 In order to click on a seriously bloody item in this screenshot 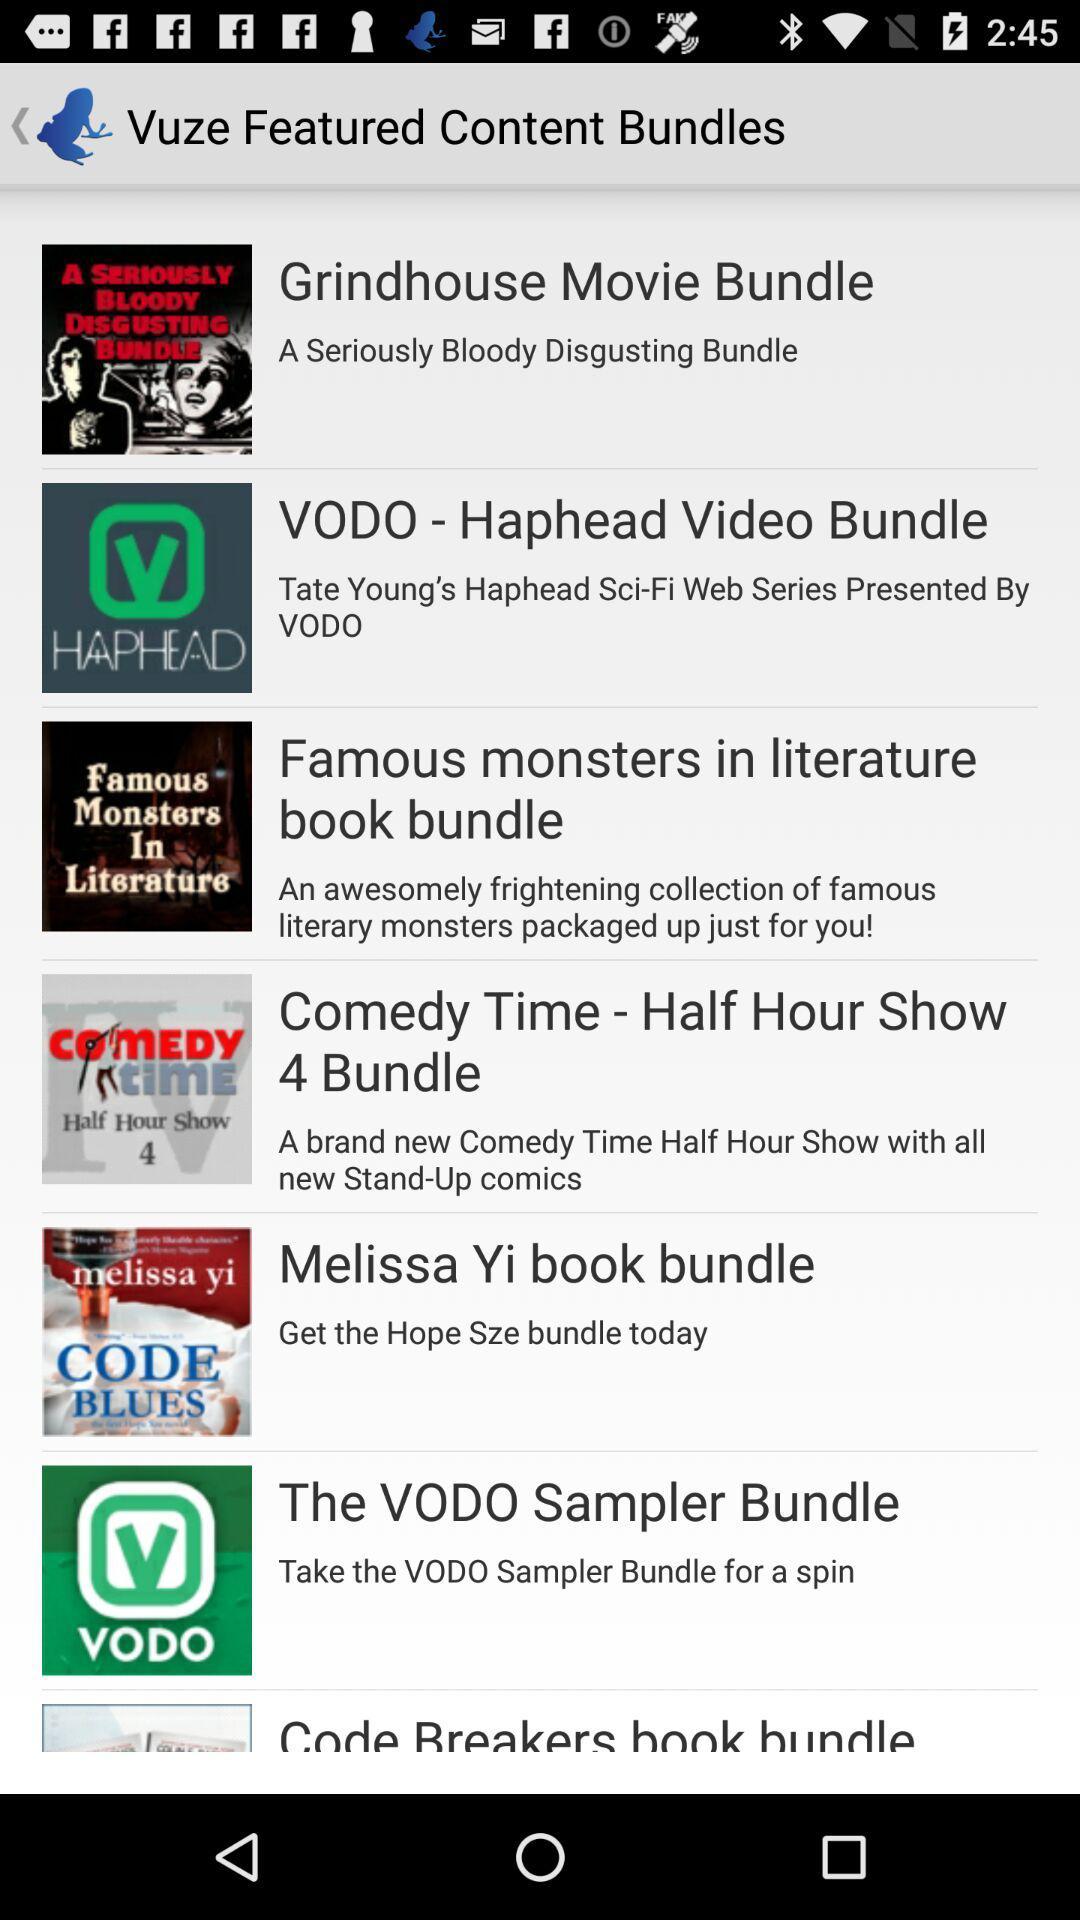, I will do `click(537, 342)`.